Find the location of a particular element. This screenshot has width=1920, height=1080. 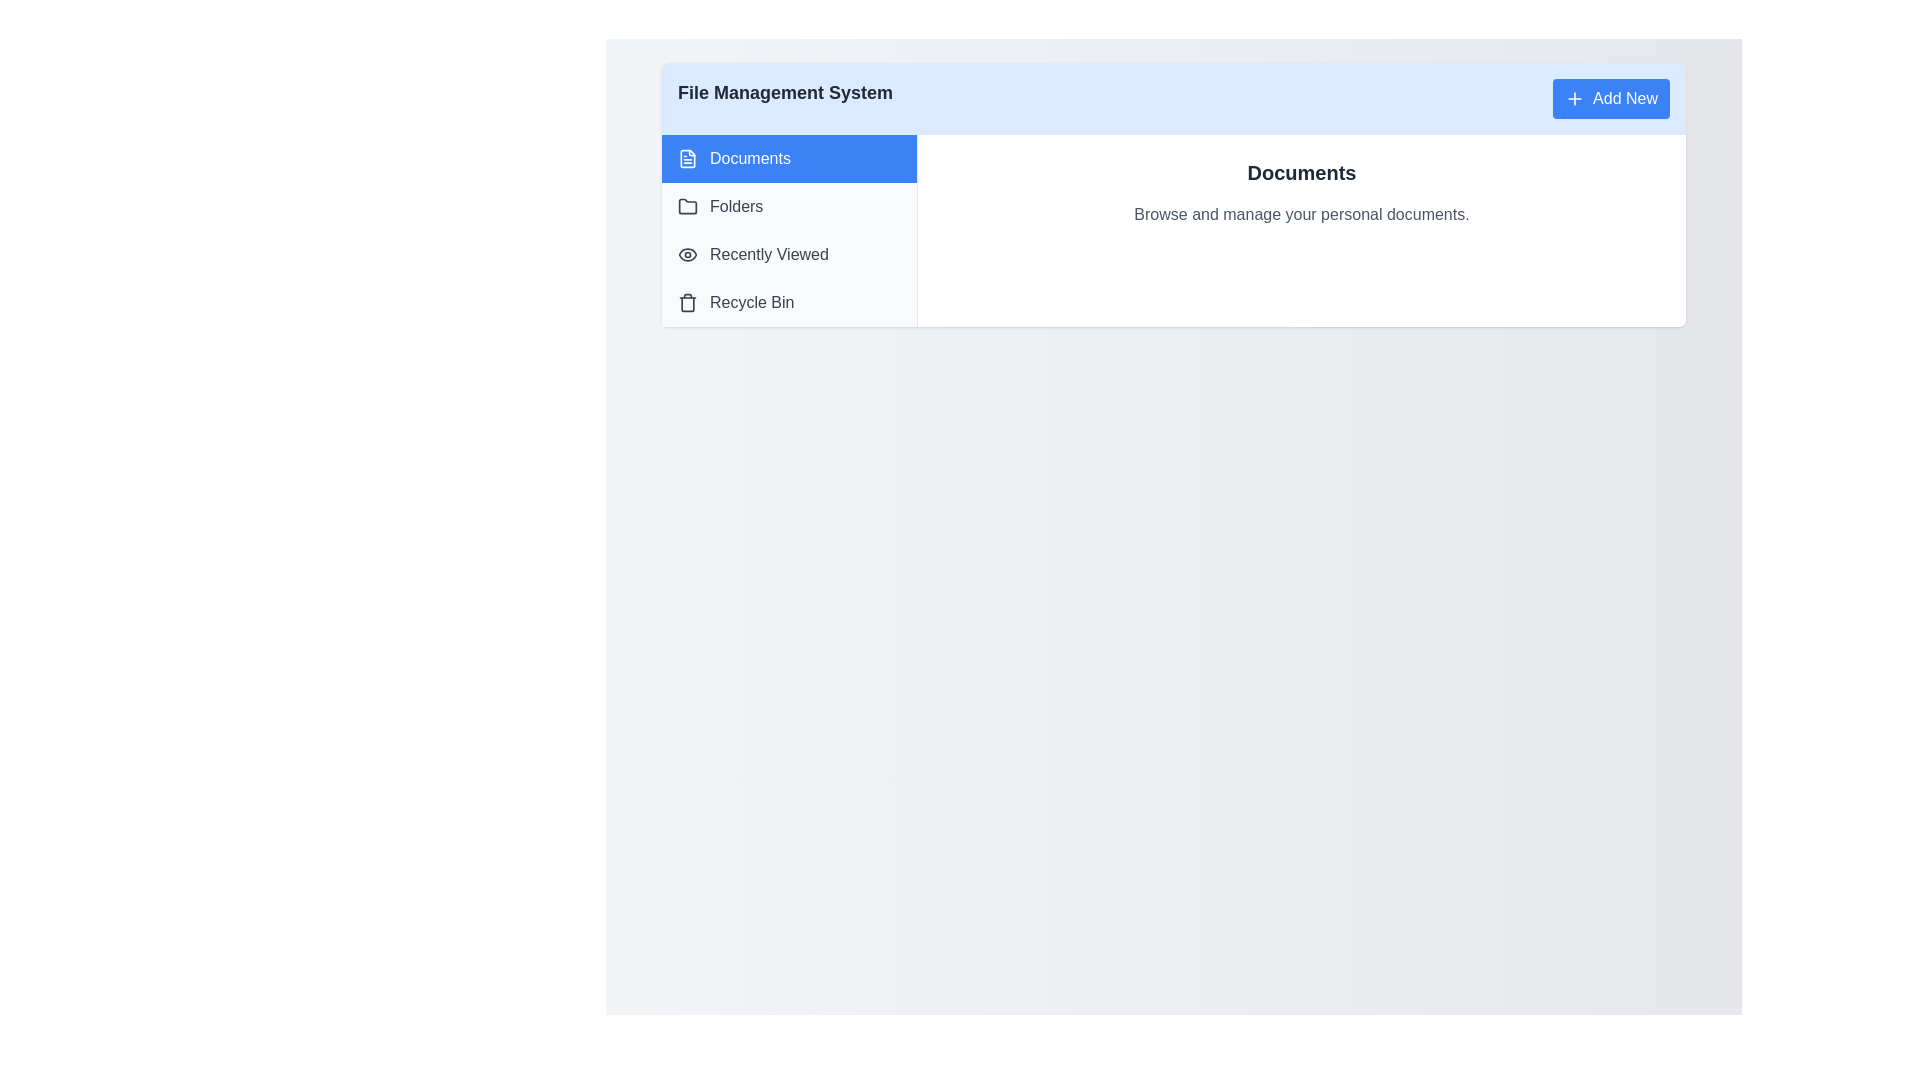

the decorative icon representing the 'Folders' category located on the left-hand panel, immediately to the left of the 'Folders' text is located at coordinates (687, 205).